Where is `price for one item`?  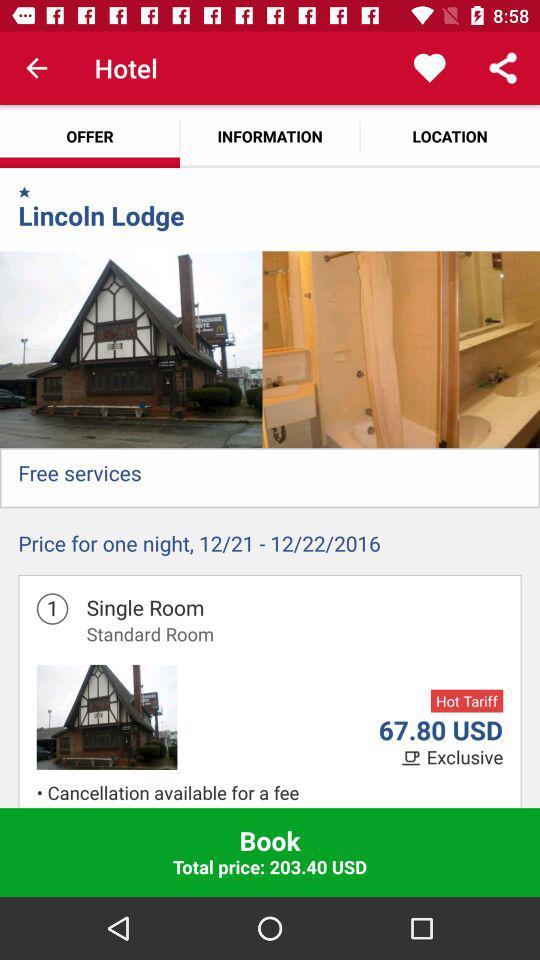 price for one item is located at coordinates (270, 548).